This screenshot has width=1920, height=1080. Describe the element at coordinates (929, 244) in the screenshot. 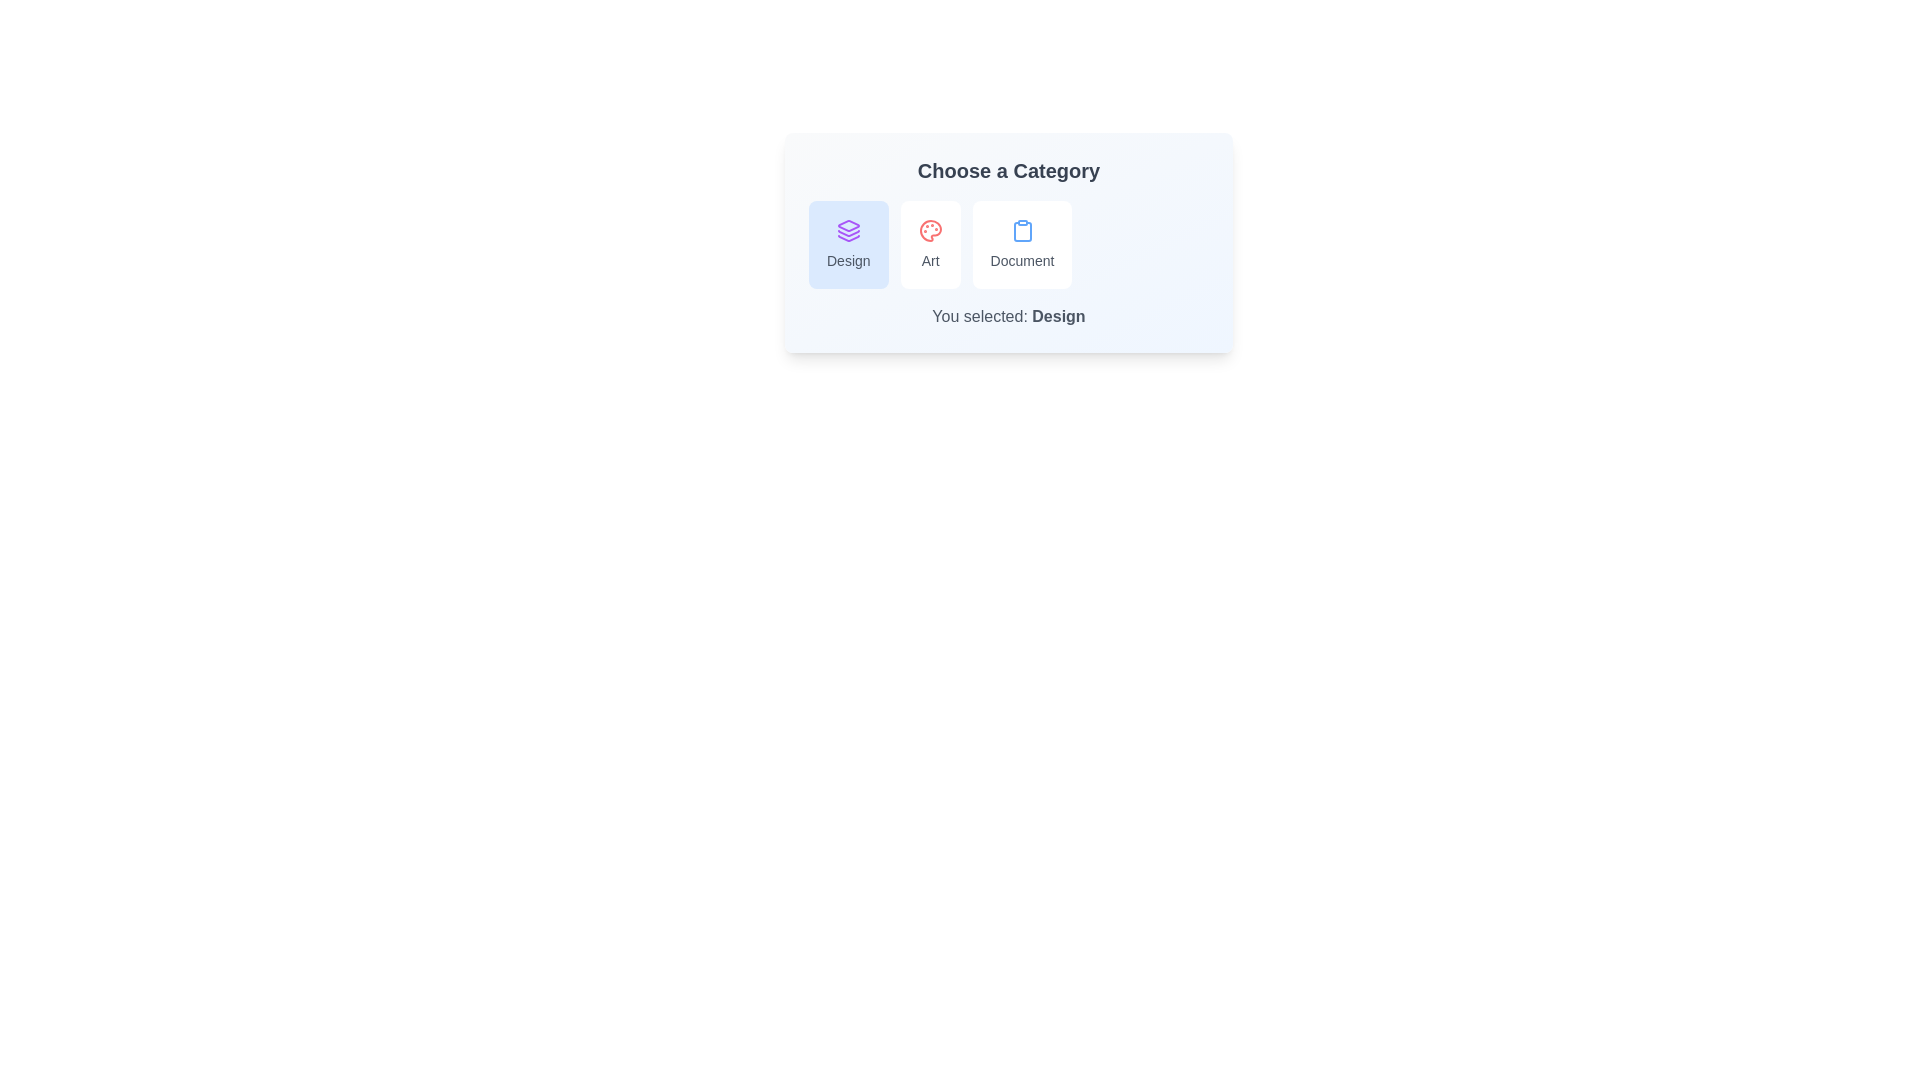

I see `the Art chip to observe its hover effect` at that location.